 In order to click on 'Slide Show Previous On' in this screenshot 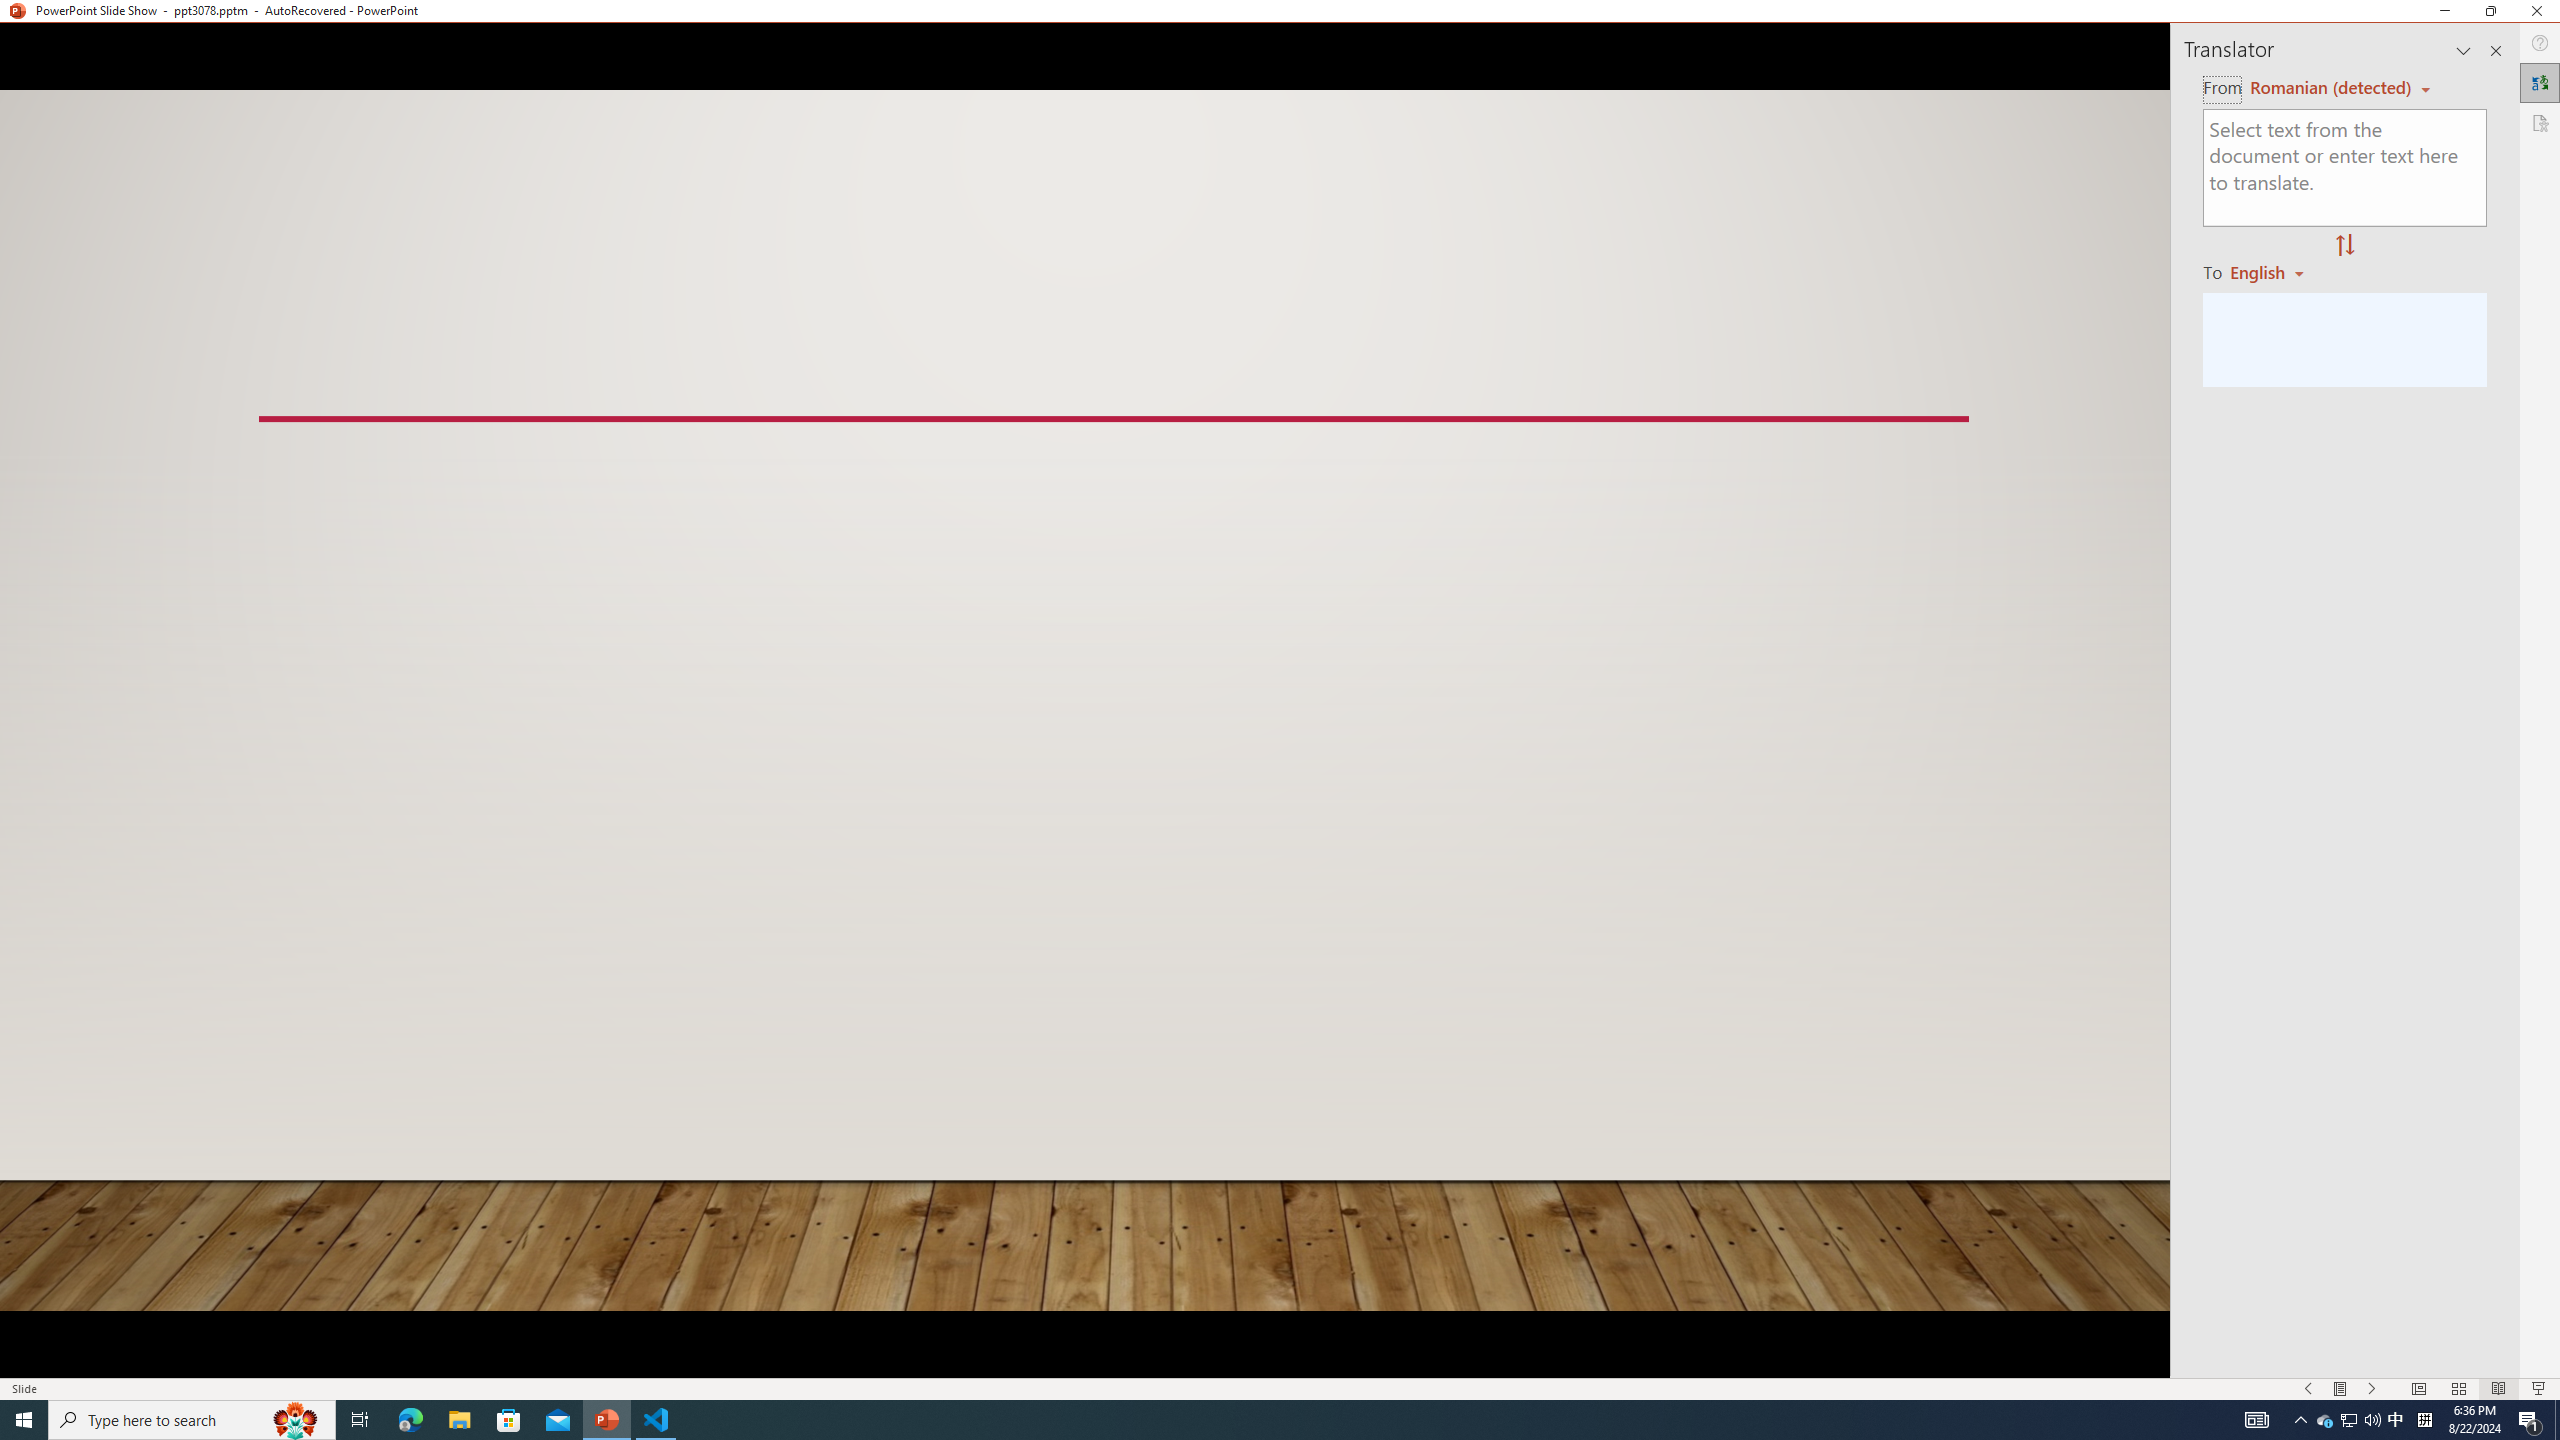, I will do `click(2308, 1389)`.